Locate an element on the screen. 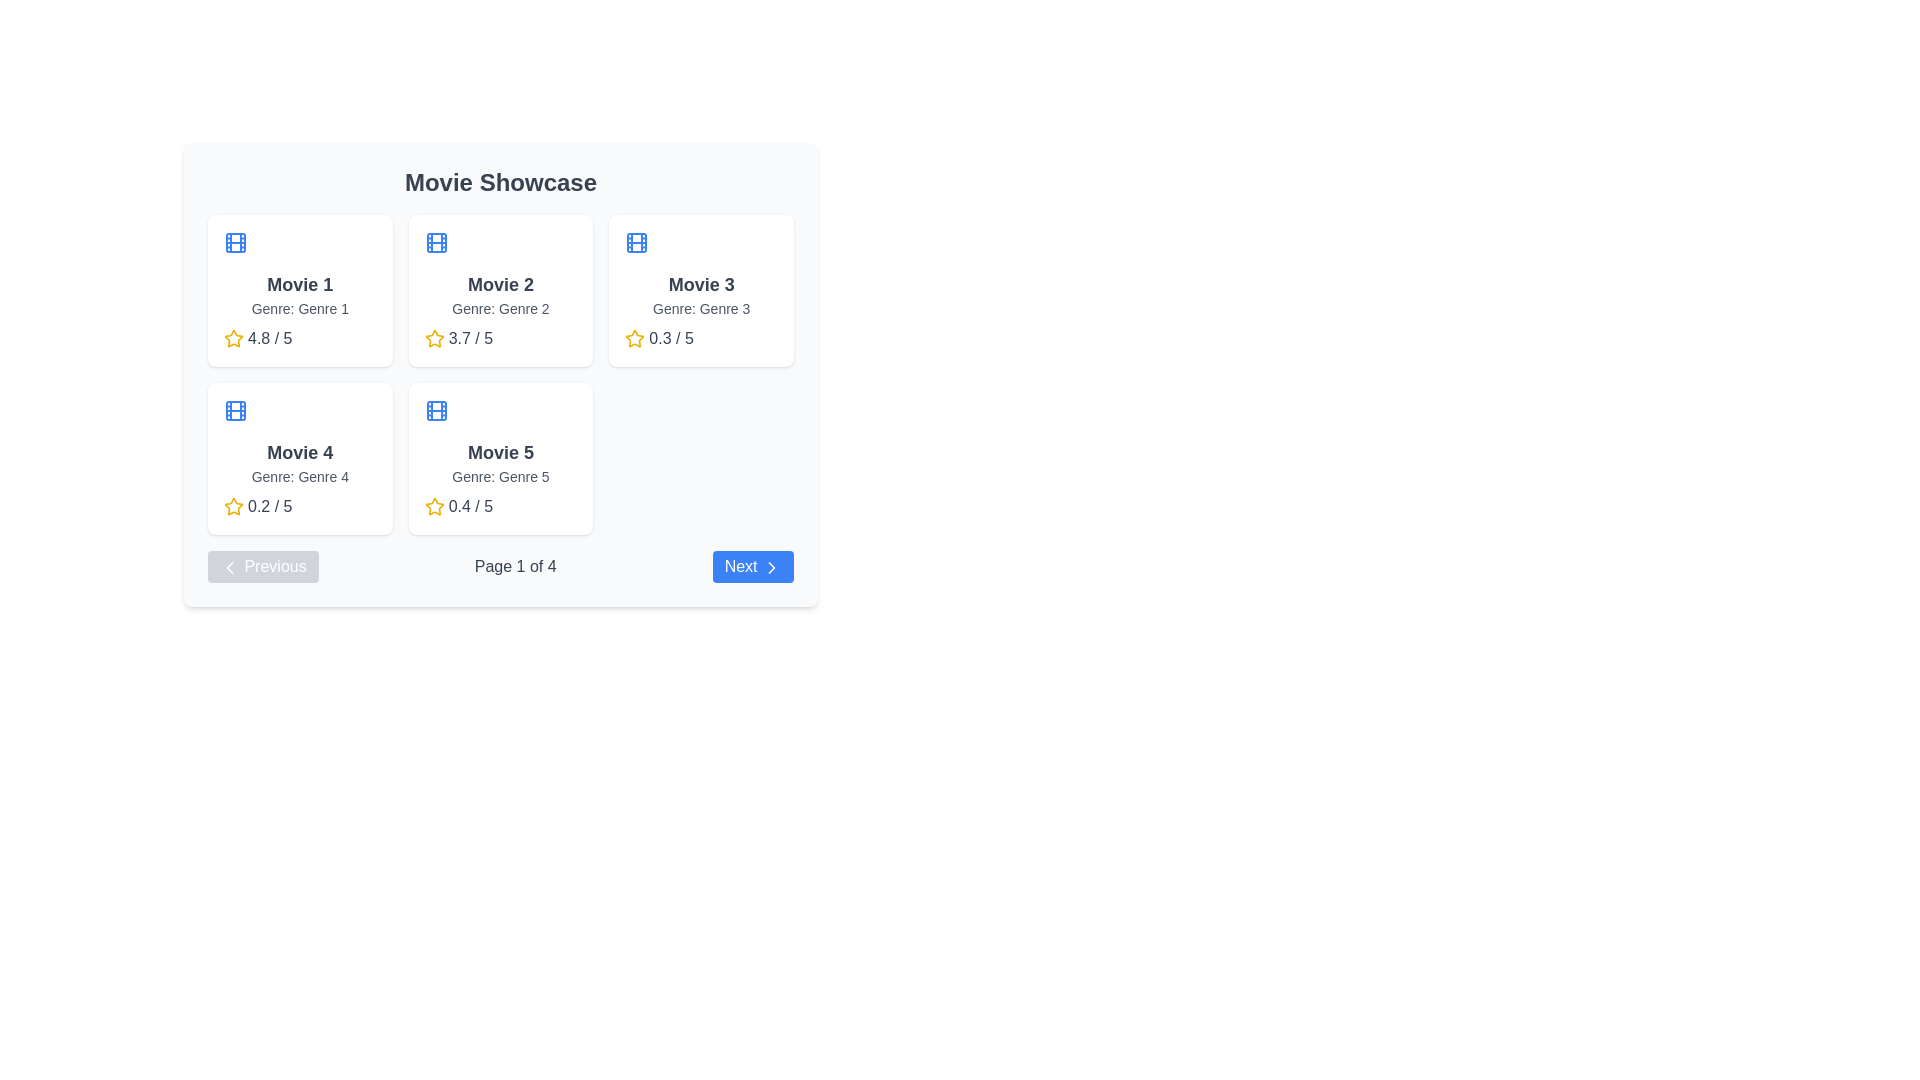 The height and width of the screenshot is (1080, 1920). the rating text label displaying the rating of 'Movie 5', located at the bottom row of the grid layout is located at coordinates (469, 505).